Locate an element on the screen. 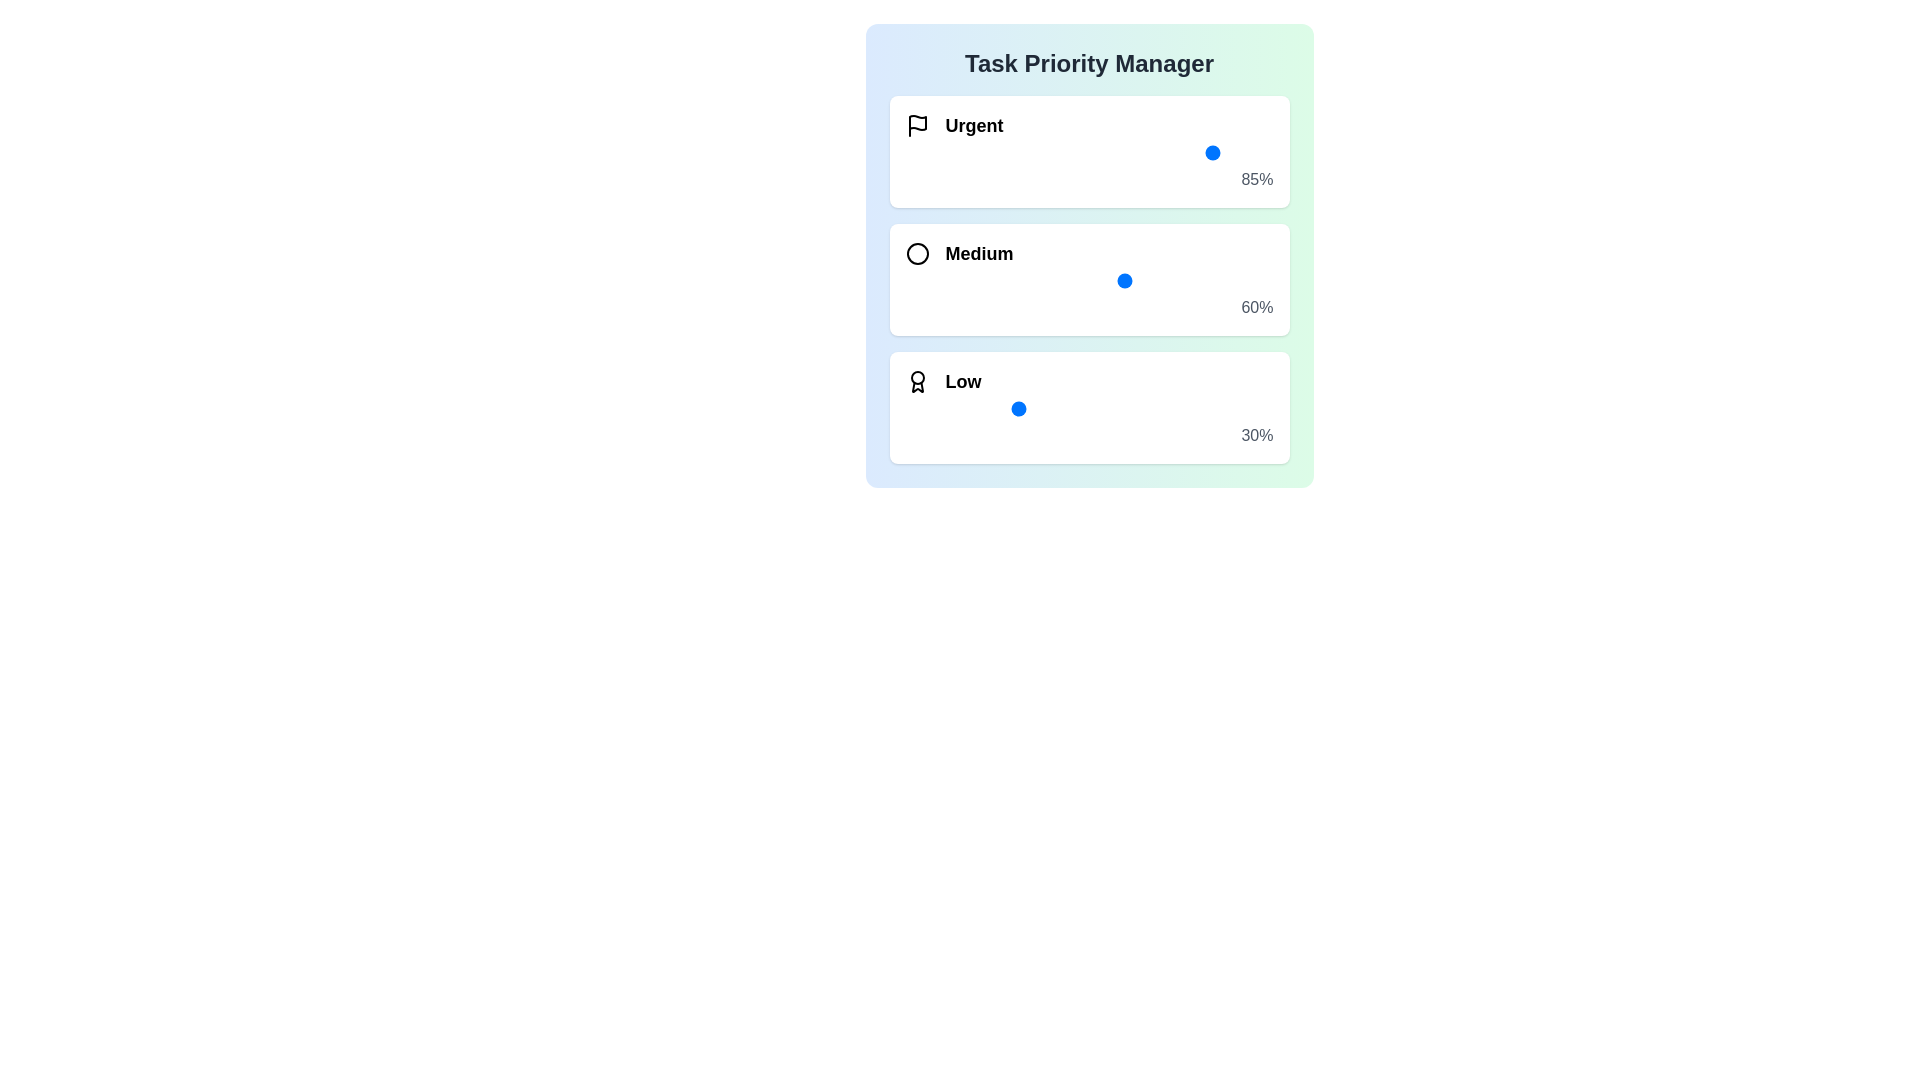 This screenshot has width=1920, height=1080. the priority slider for the 'Urgent' task to 87% is located at coordinates (1224, 152).